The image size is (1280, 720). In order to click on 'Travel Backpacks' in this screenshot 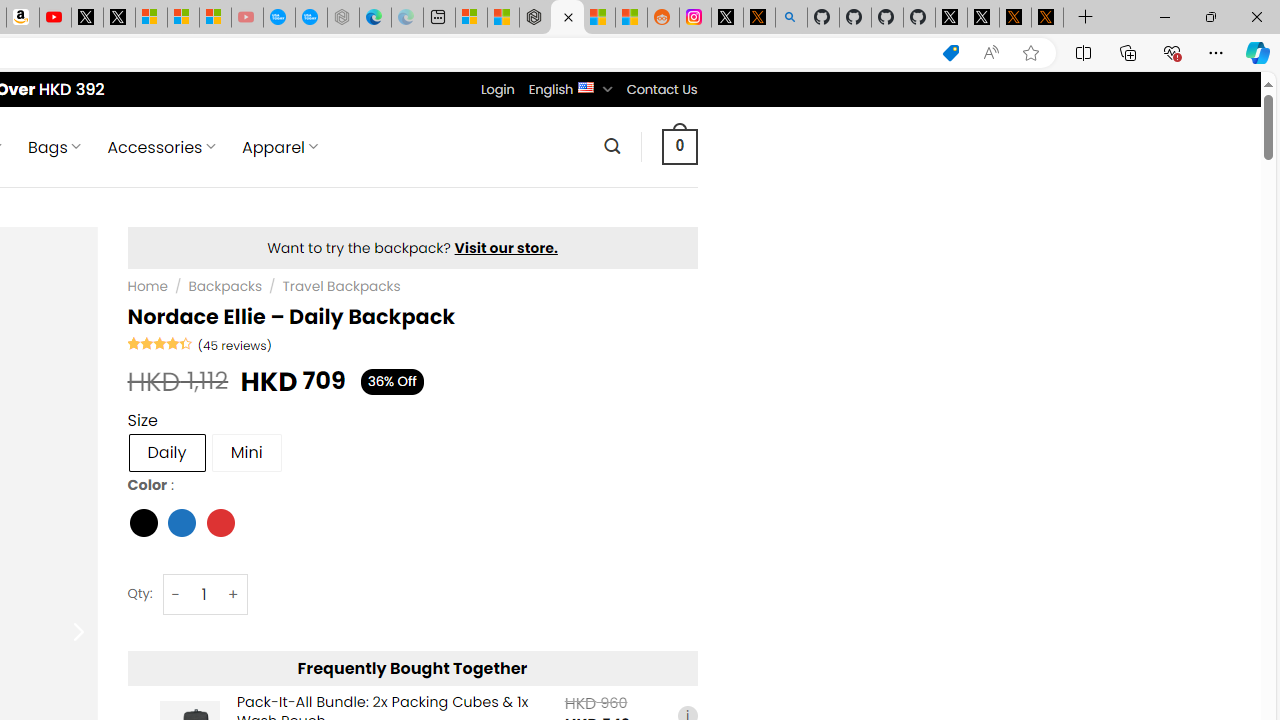, I will do `click(341, 286)`.